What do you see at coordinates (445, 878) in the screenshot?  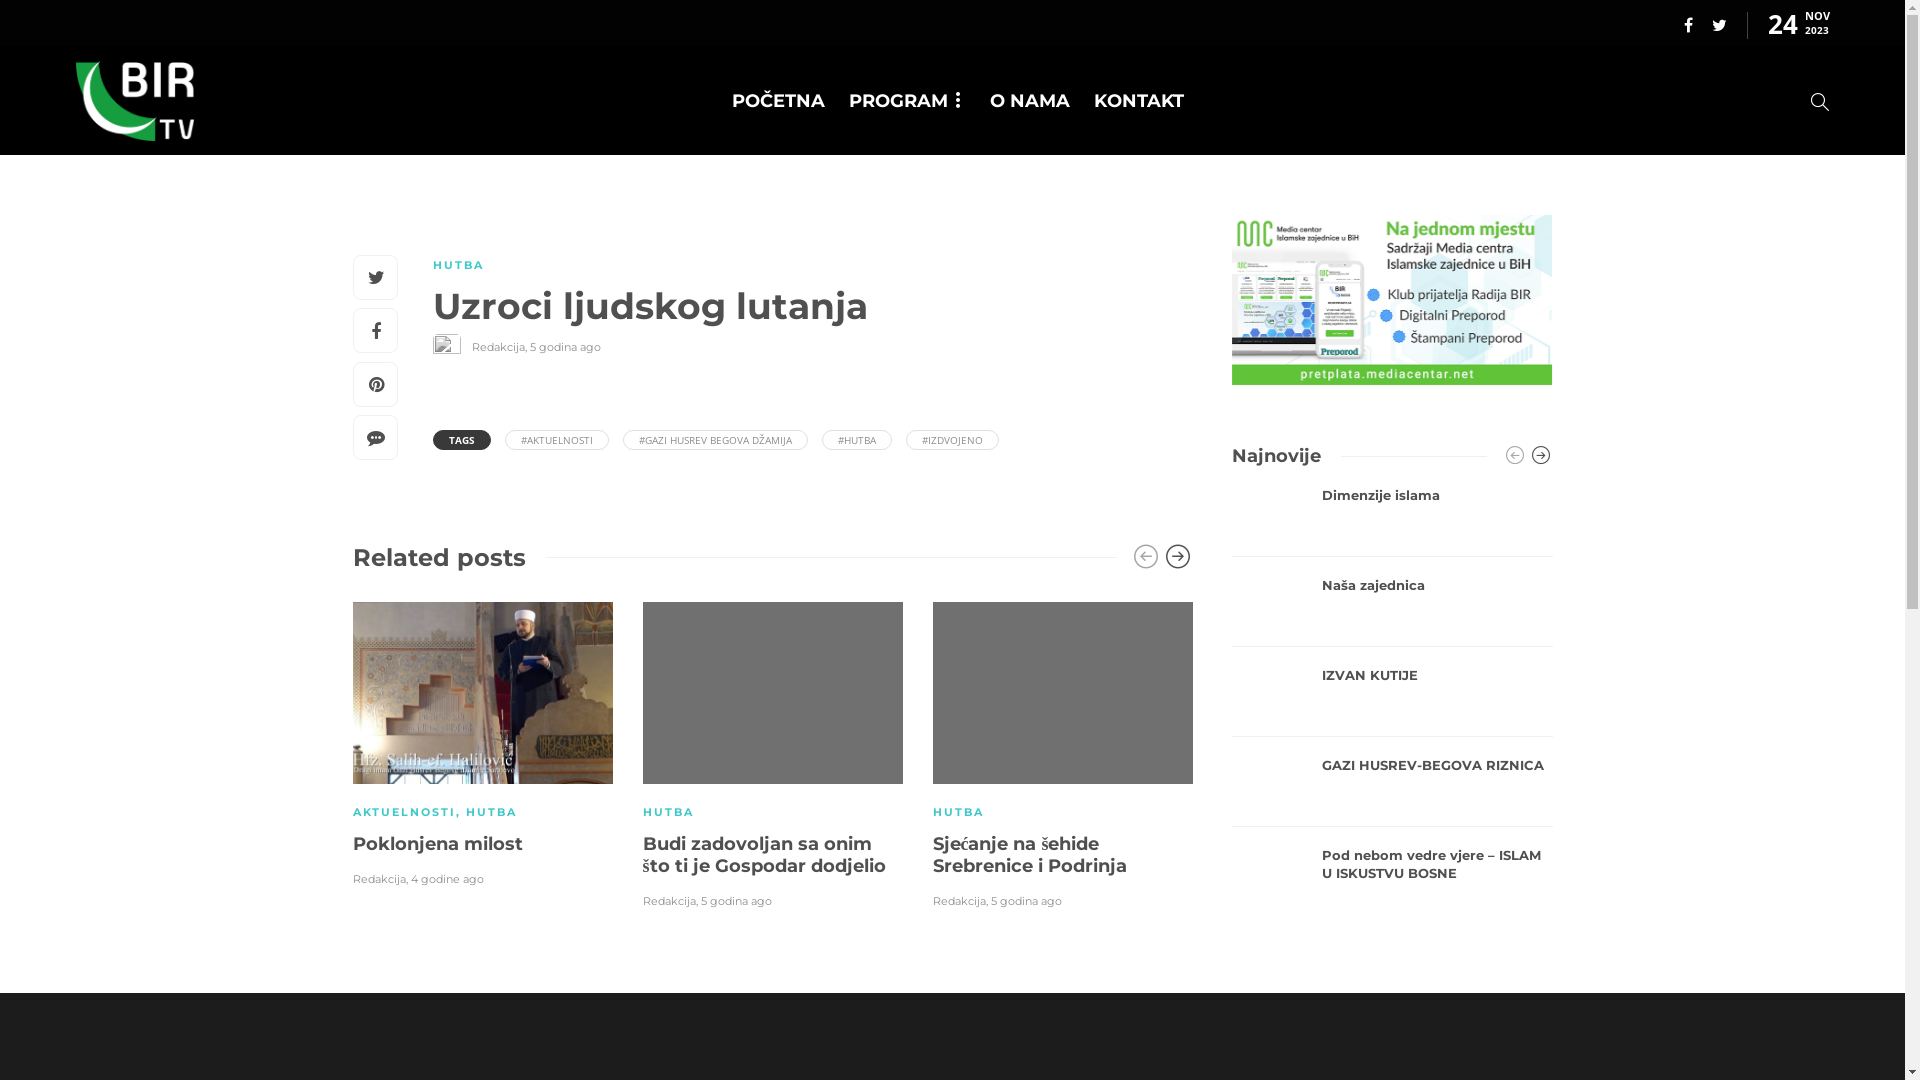 I see `'4 godine ago'` at bounding box center [445, 878].